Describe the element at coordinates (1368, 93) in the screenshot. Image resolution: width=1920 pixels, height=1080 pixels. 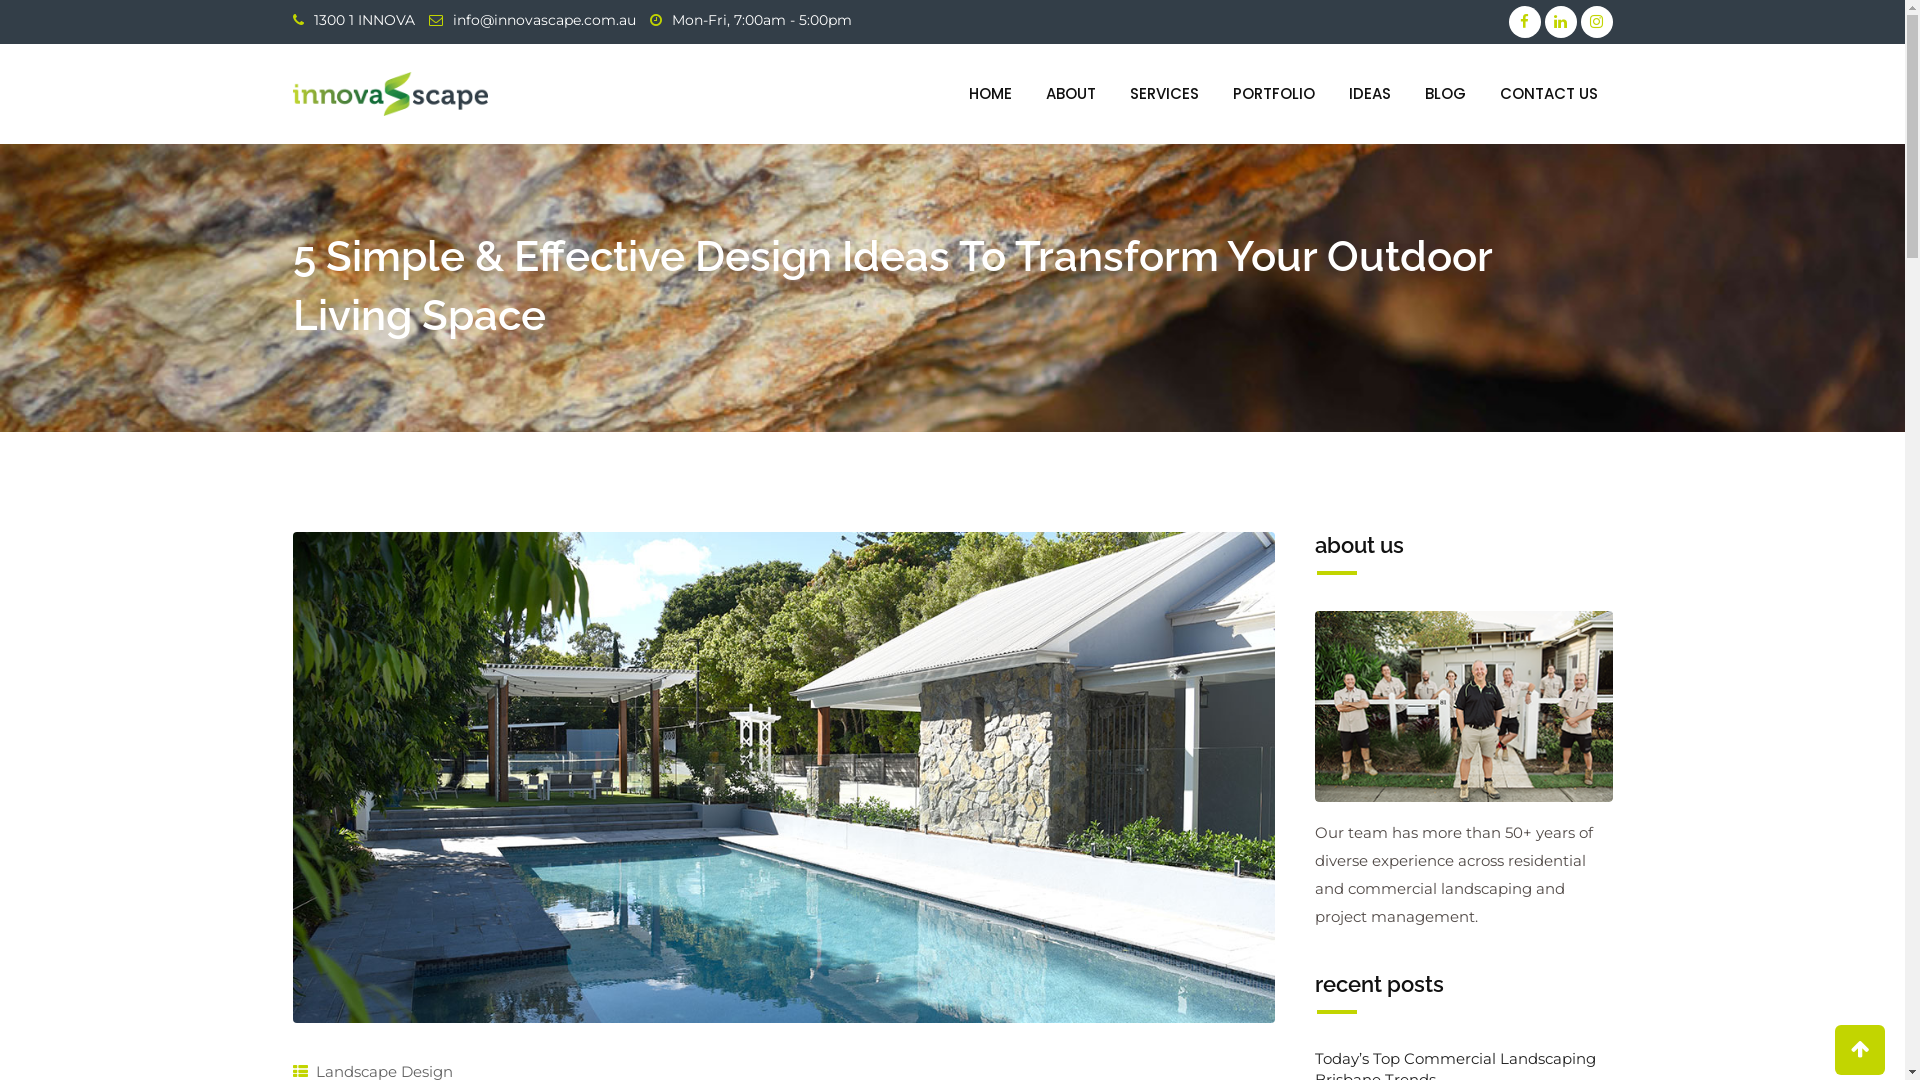
I see `'IDEAS'` at that location.